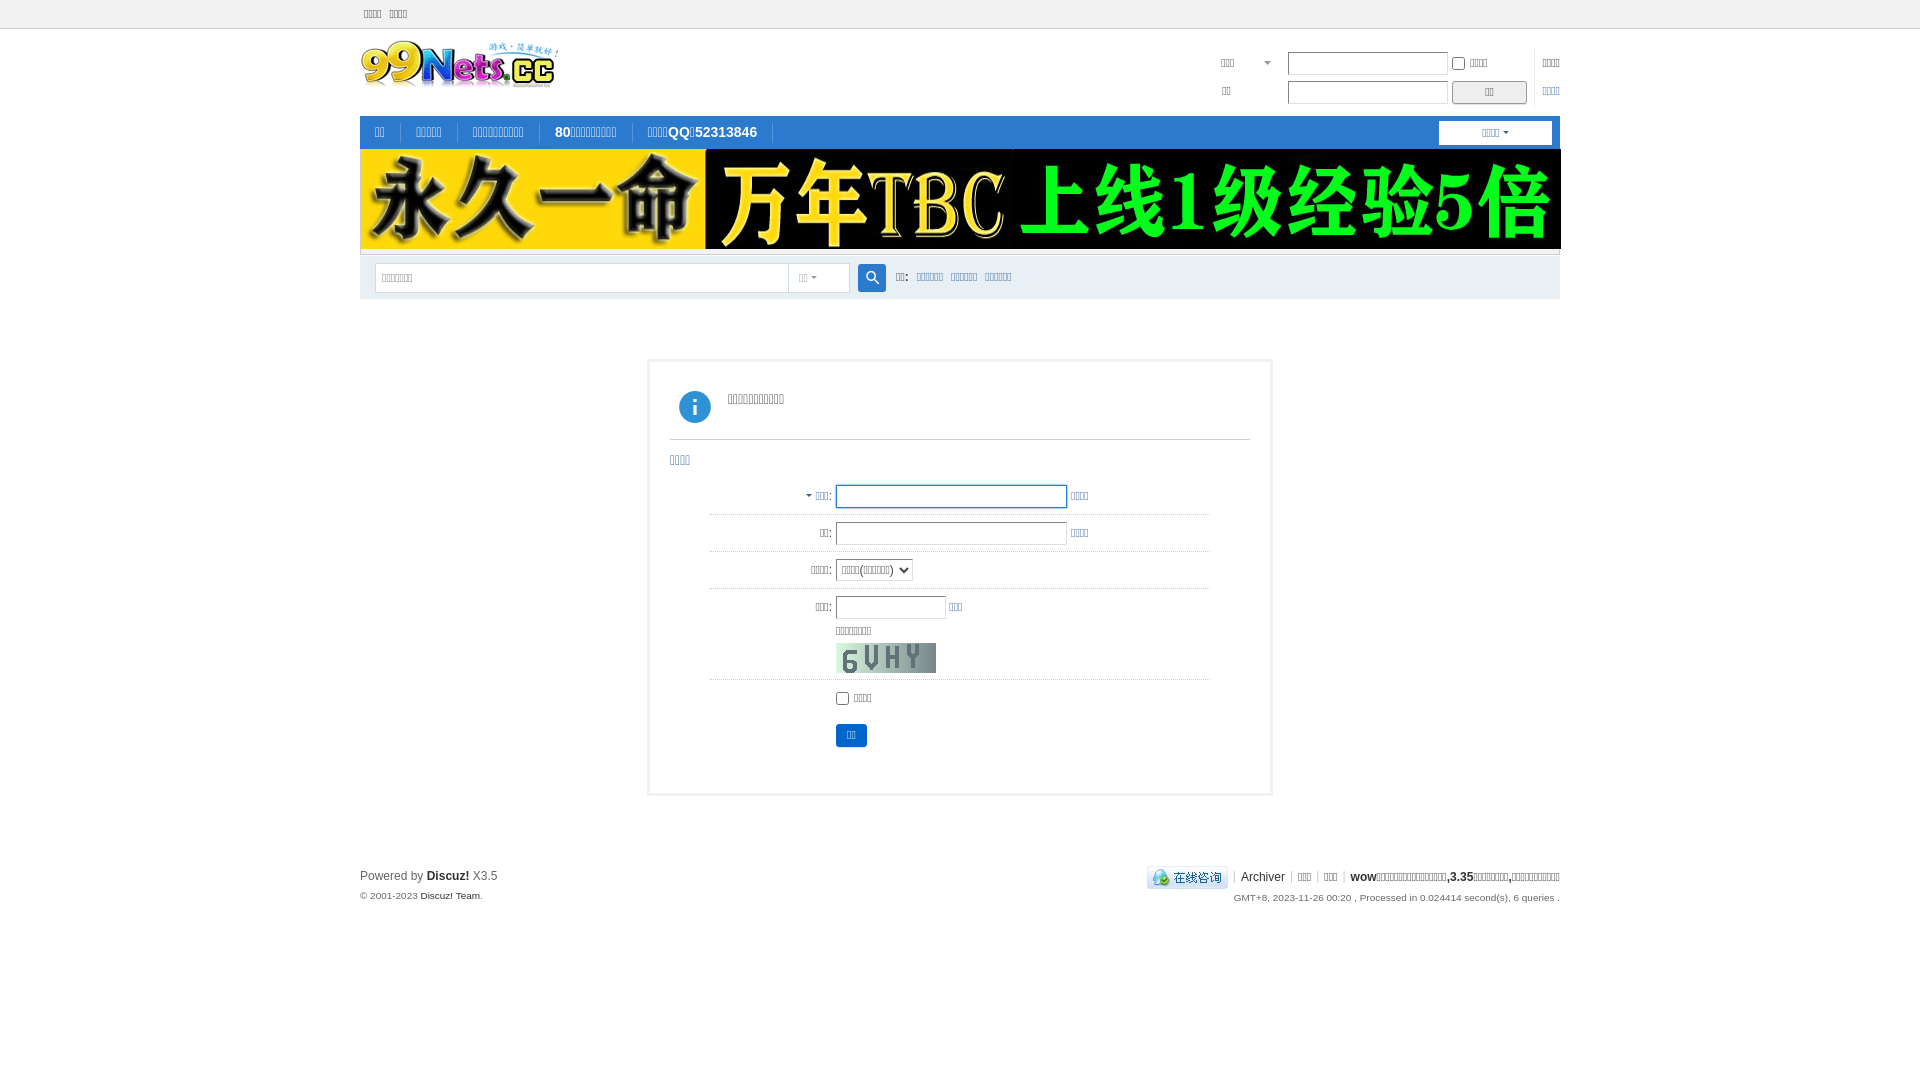  I want to click on 'Discuz! Team', so click(449, 894).